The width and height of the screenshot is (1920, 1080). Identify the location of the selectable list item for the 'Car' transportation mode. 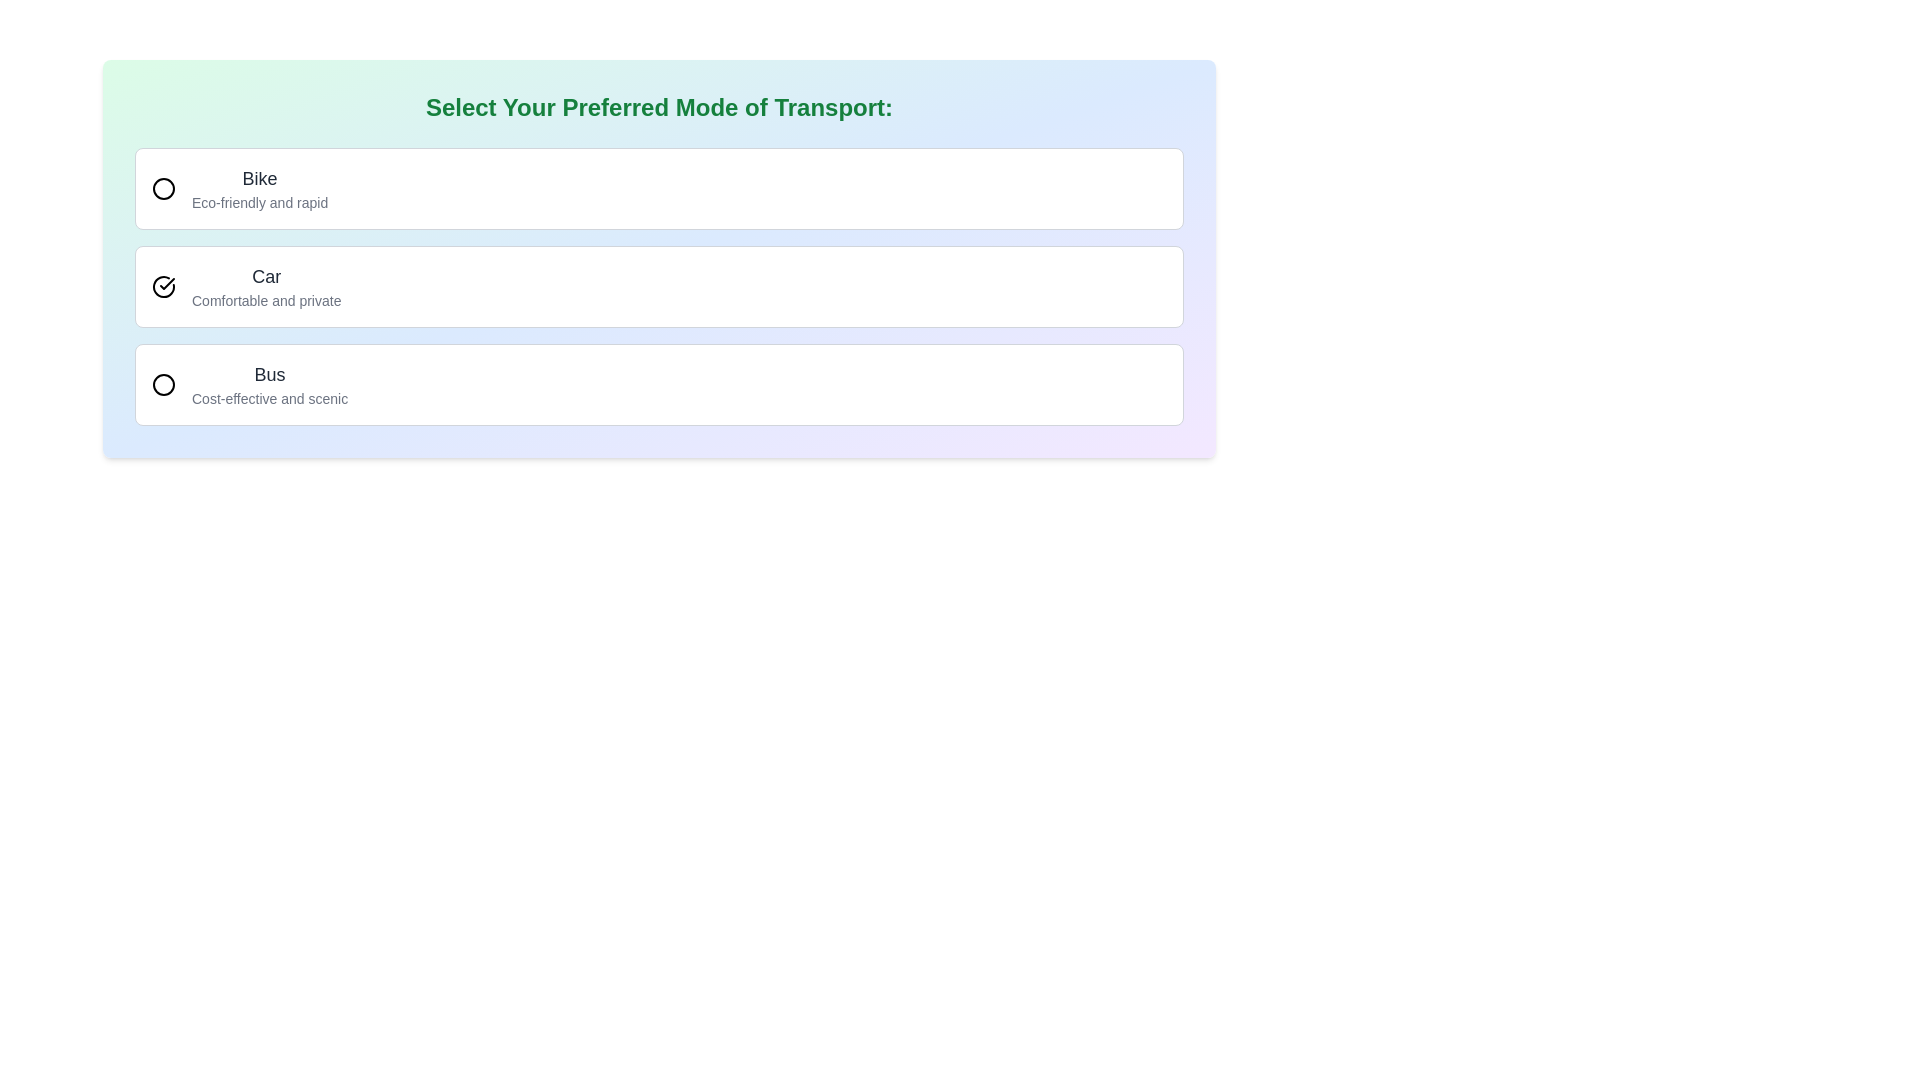
(659, 286).